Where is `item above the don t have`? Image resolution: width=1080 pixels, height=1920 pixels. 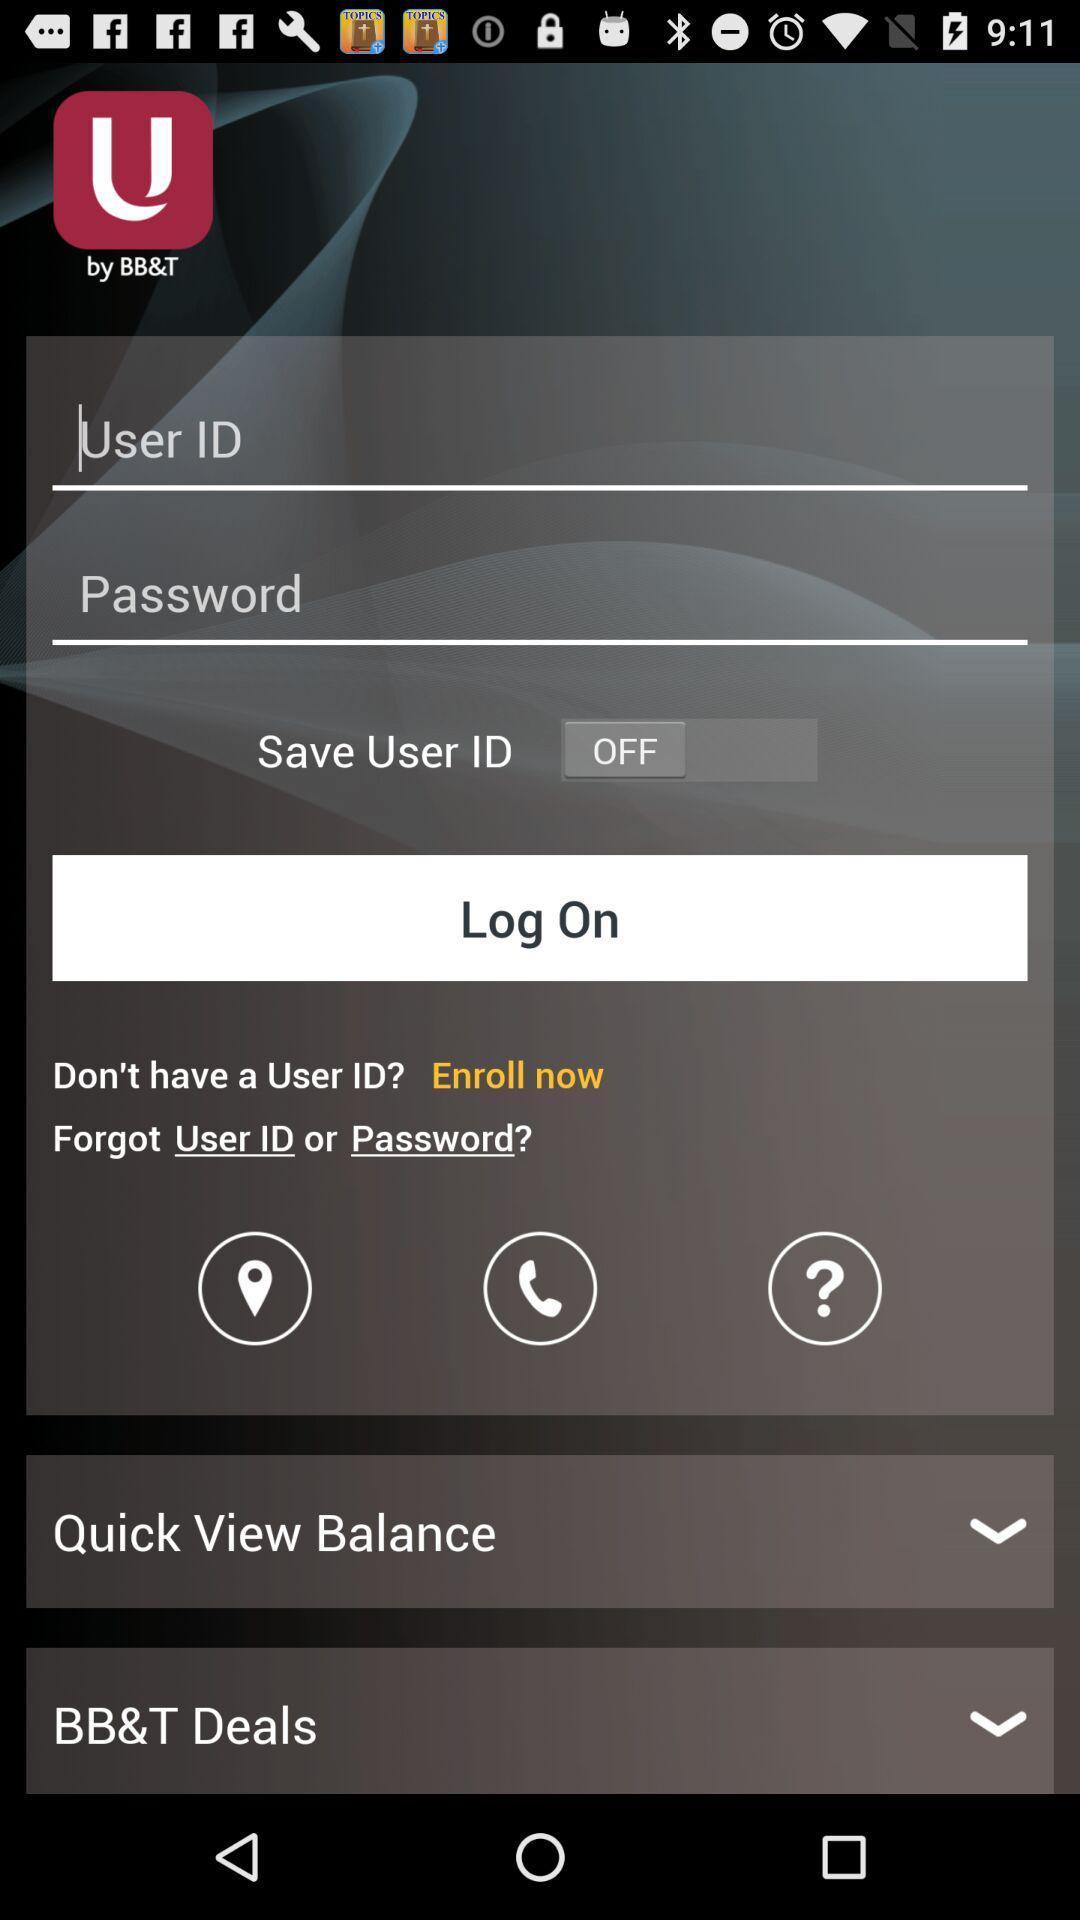
item above the don t have is located at coordinates (540, 916).